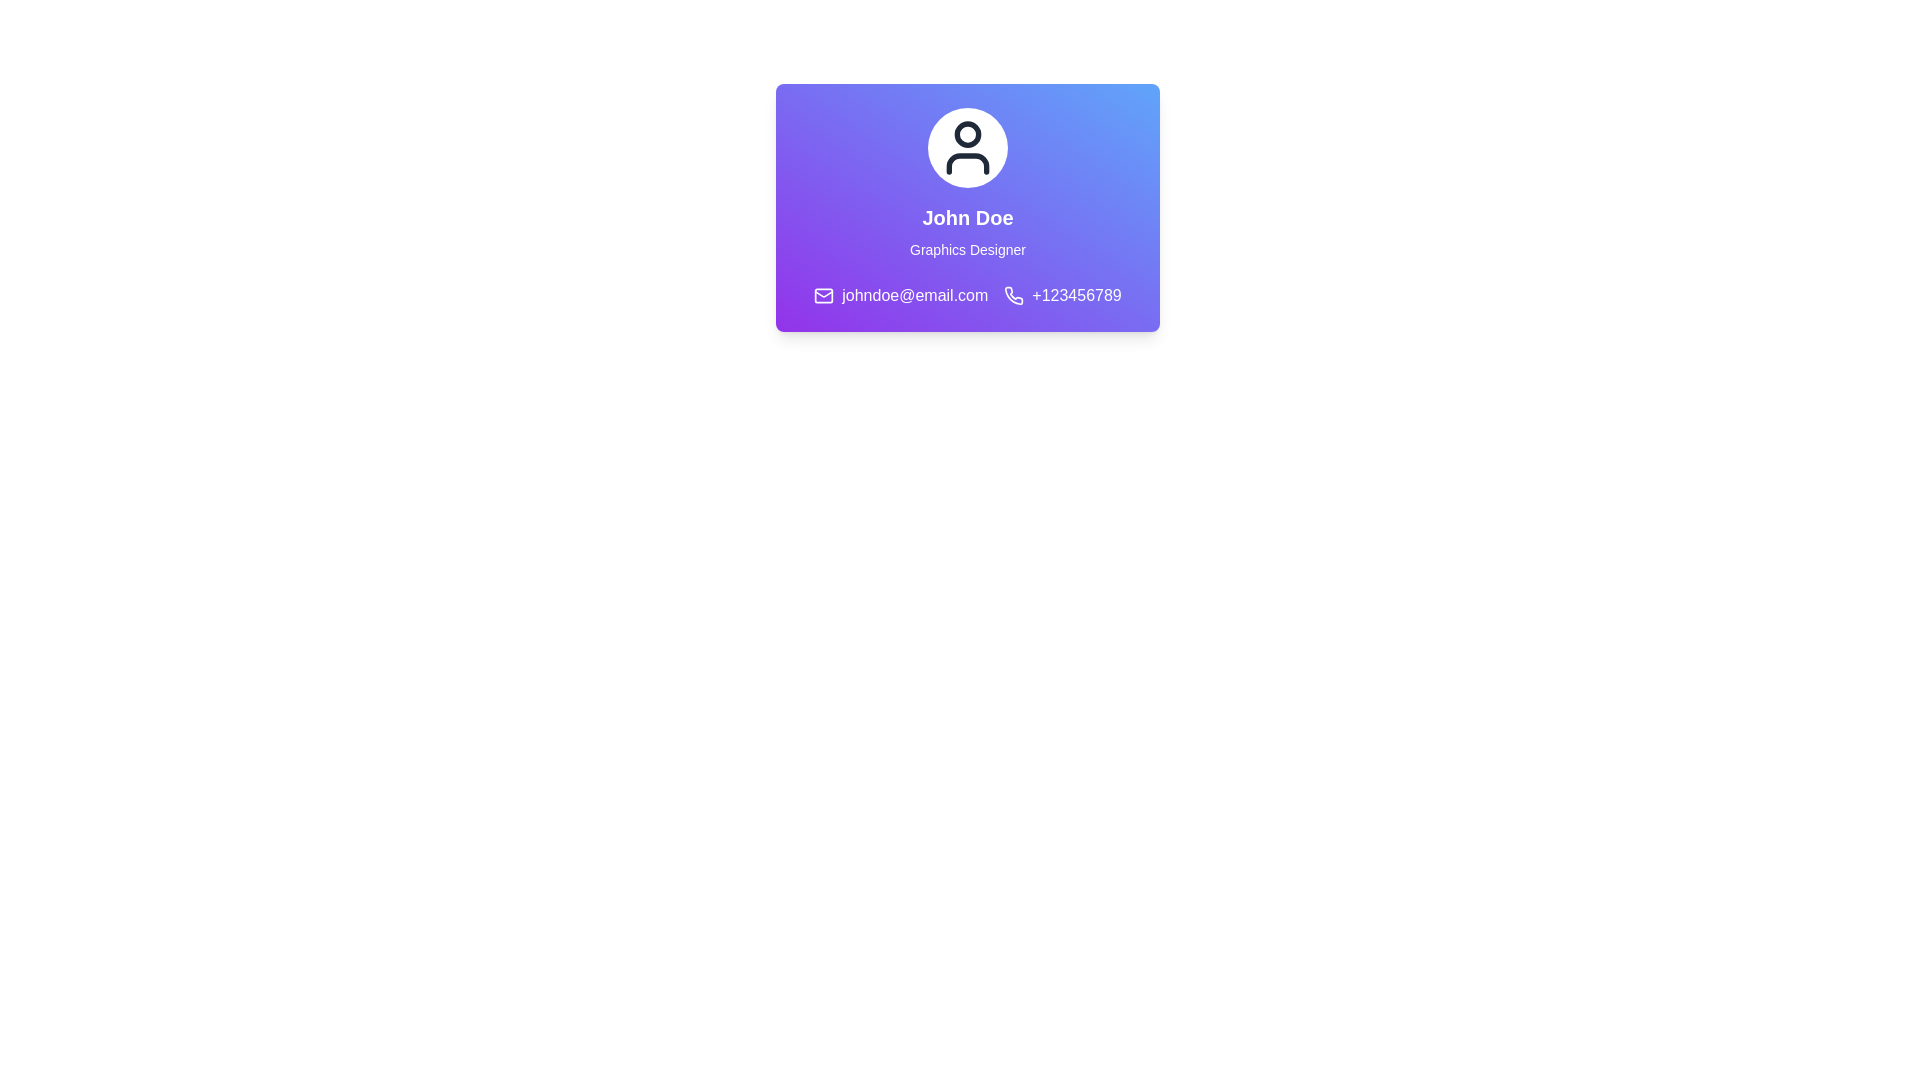 This screenshot has height=1080, width=1920. I want to click on the rectangular background of the mail icon located in the bottom-left section of the profile card, so click(824, 296).